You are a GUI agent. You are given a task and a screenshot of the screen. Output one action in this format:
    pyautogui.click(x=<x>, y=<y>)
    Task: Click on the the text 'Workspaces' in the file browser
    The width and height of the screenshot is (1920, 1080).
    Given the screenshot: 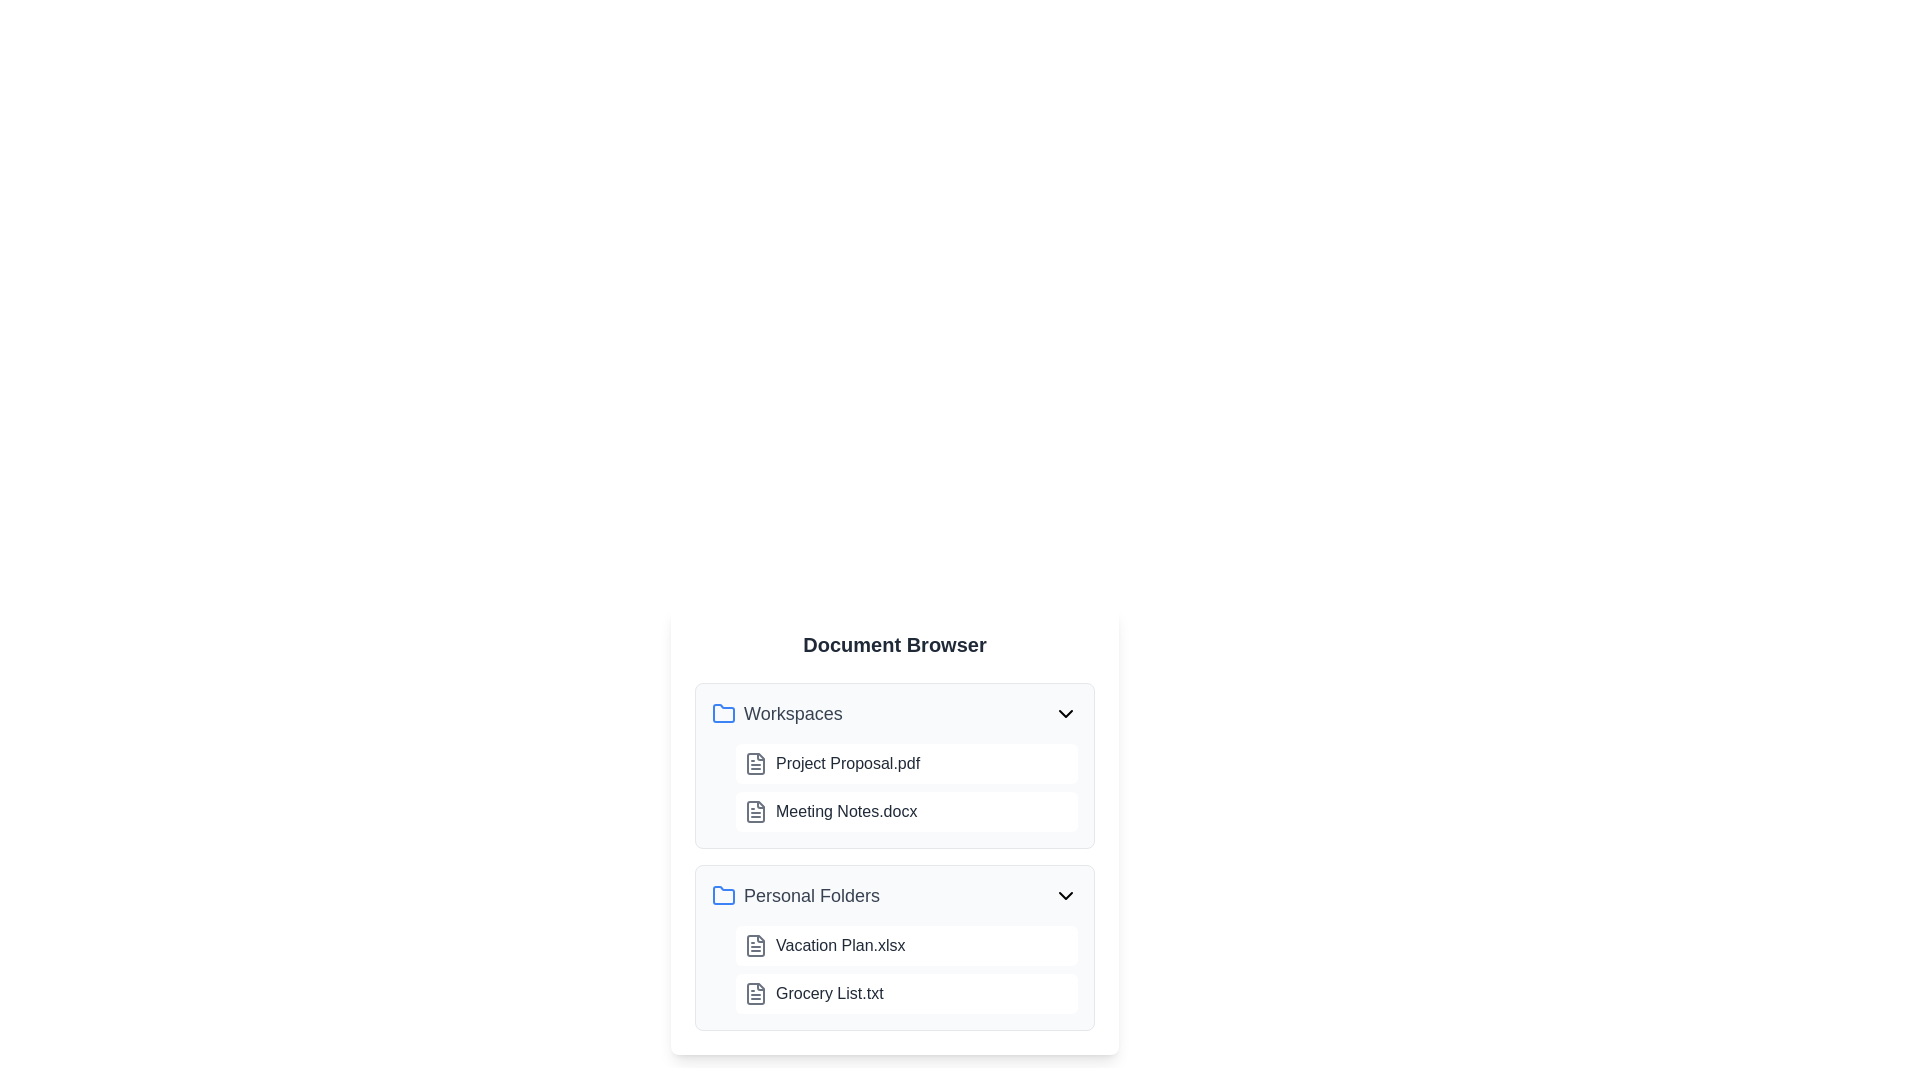 What is the action you would take?
    pyautogui.click(x=776, y=712)
    